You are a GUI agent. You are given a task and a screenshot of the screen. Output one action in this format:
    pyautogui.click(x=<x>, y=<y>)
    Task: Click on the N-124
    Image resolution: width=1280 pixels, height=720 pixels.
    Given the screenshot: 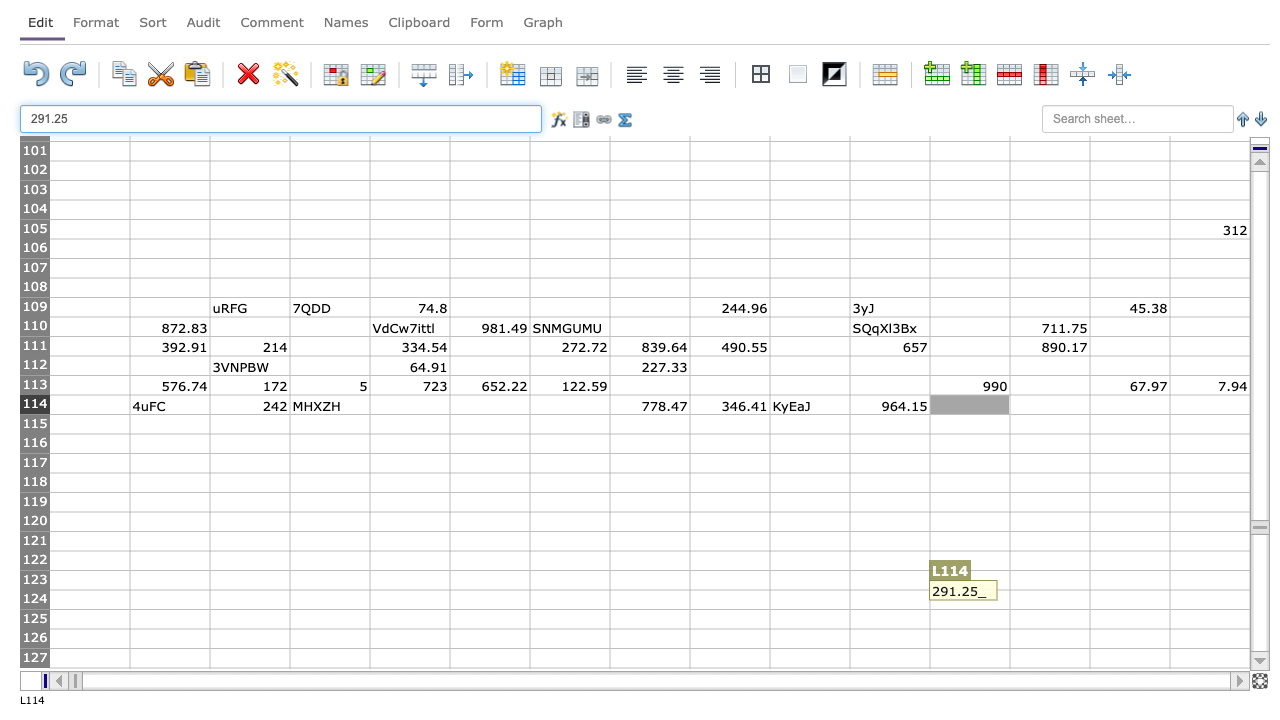 What is the action you would take?
    pyautogui.click(x=1129, y=598)
    